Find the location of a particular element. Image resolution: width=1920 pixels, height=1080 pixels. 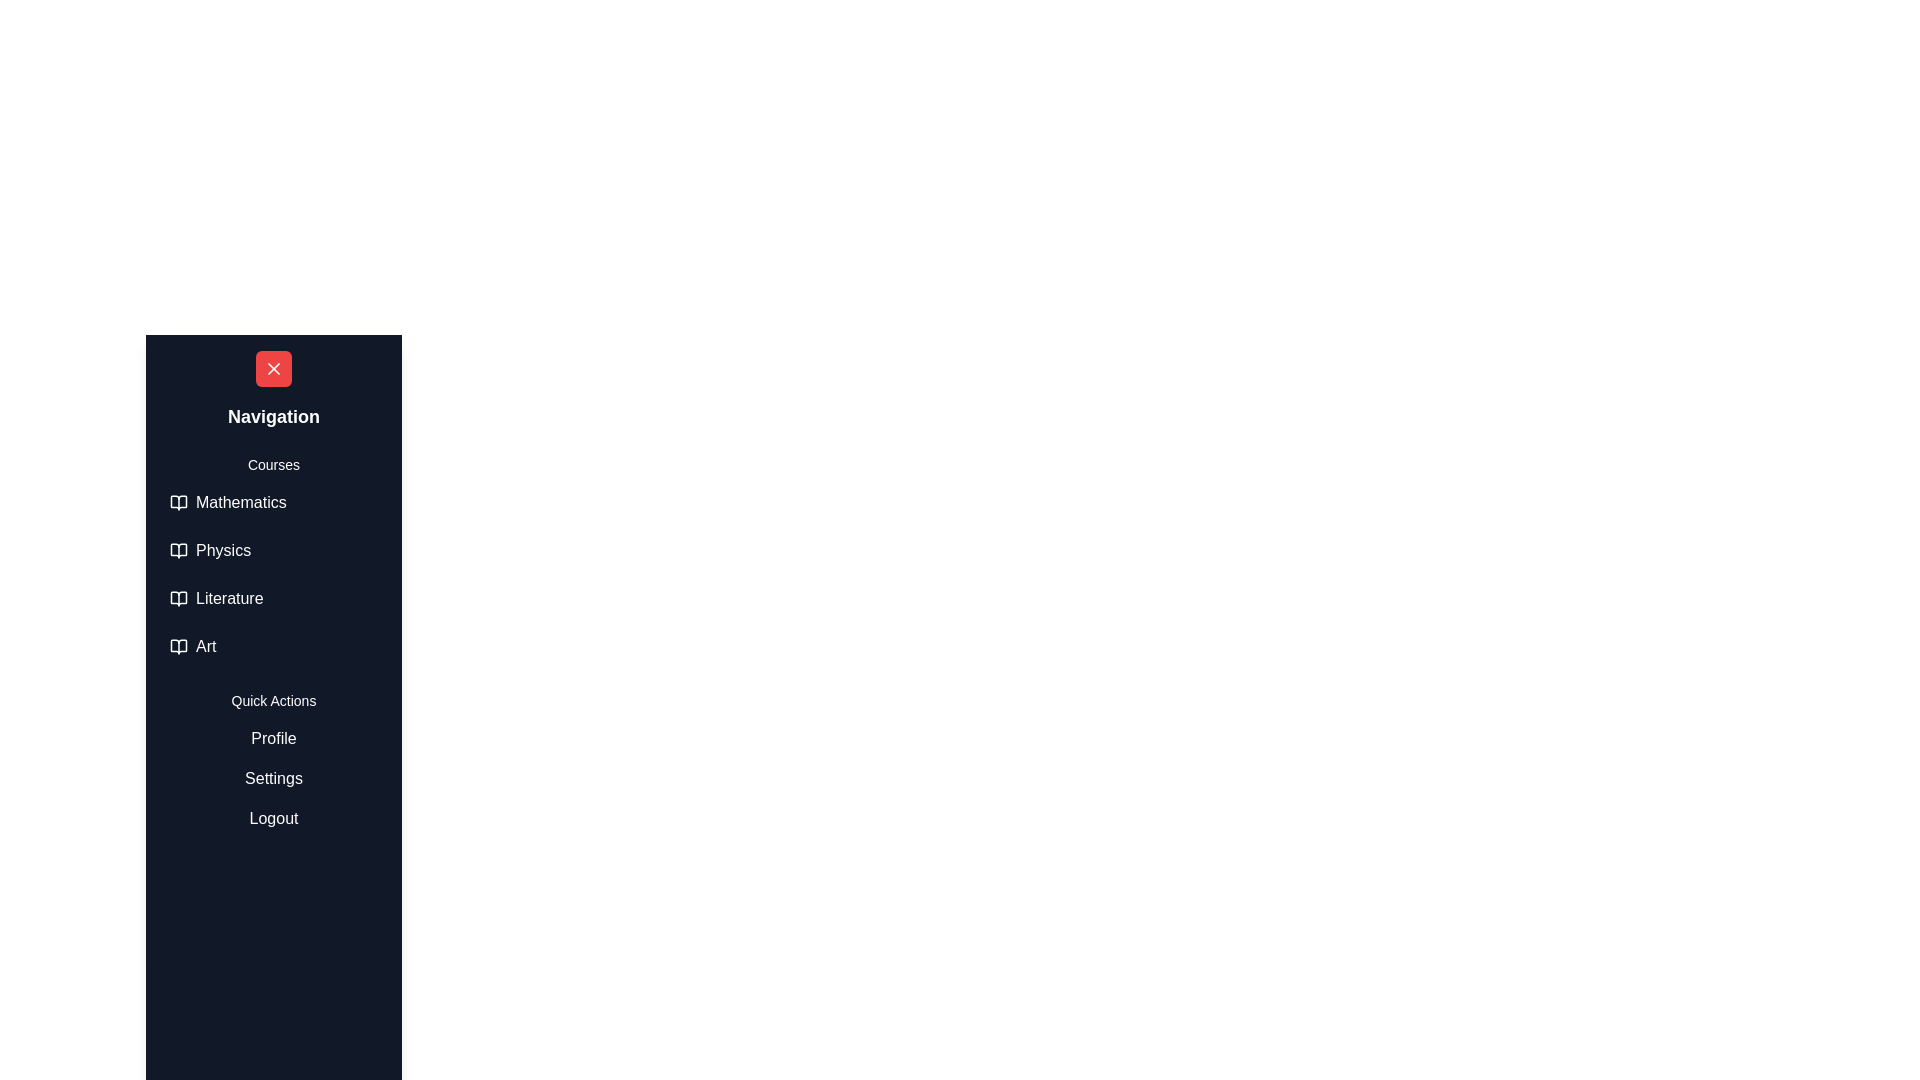

the first list item in the 'Courses' section of the sidebar navigation menu is located at coordinates (272, 501).